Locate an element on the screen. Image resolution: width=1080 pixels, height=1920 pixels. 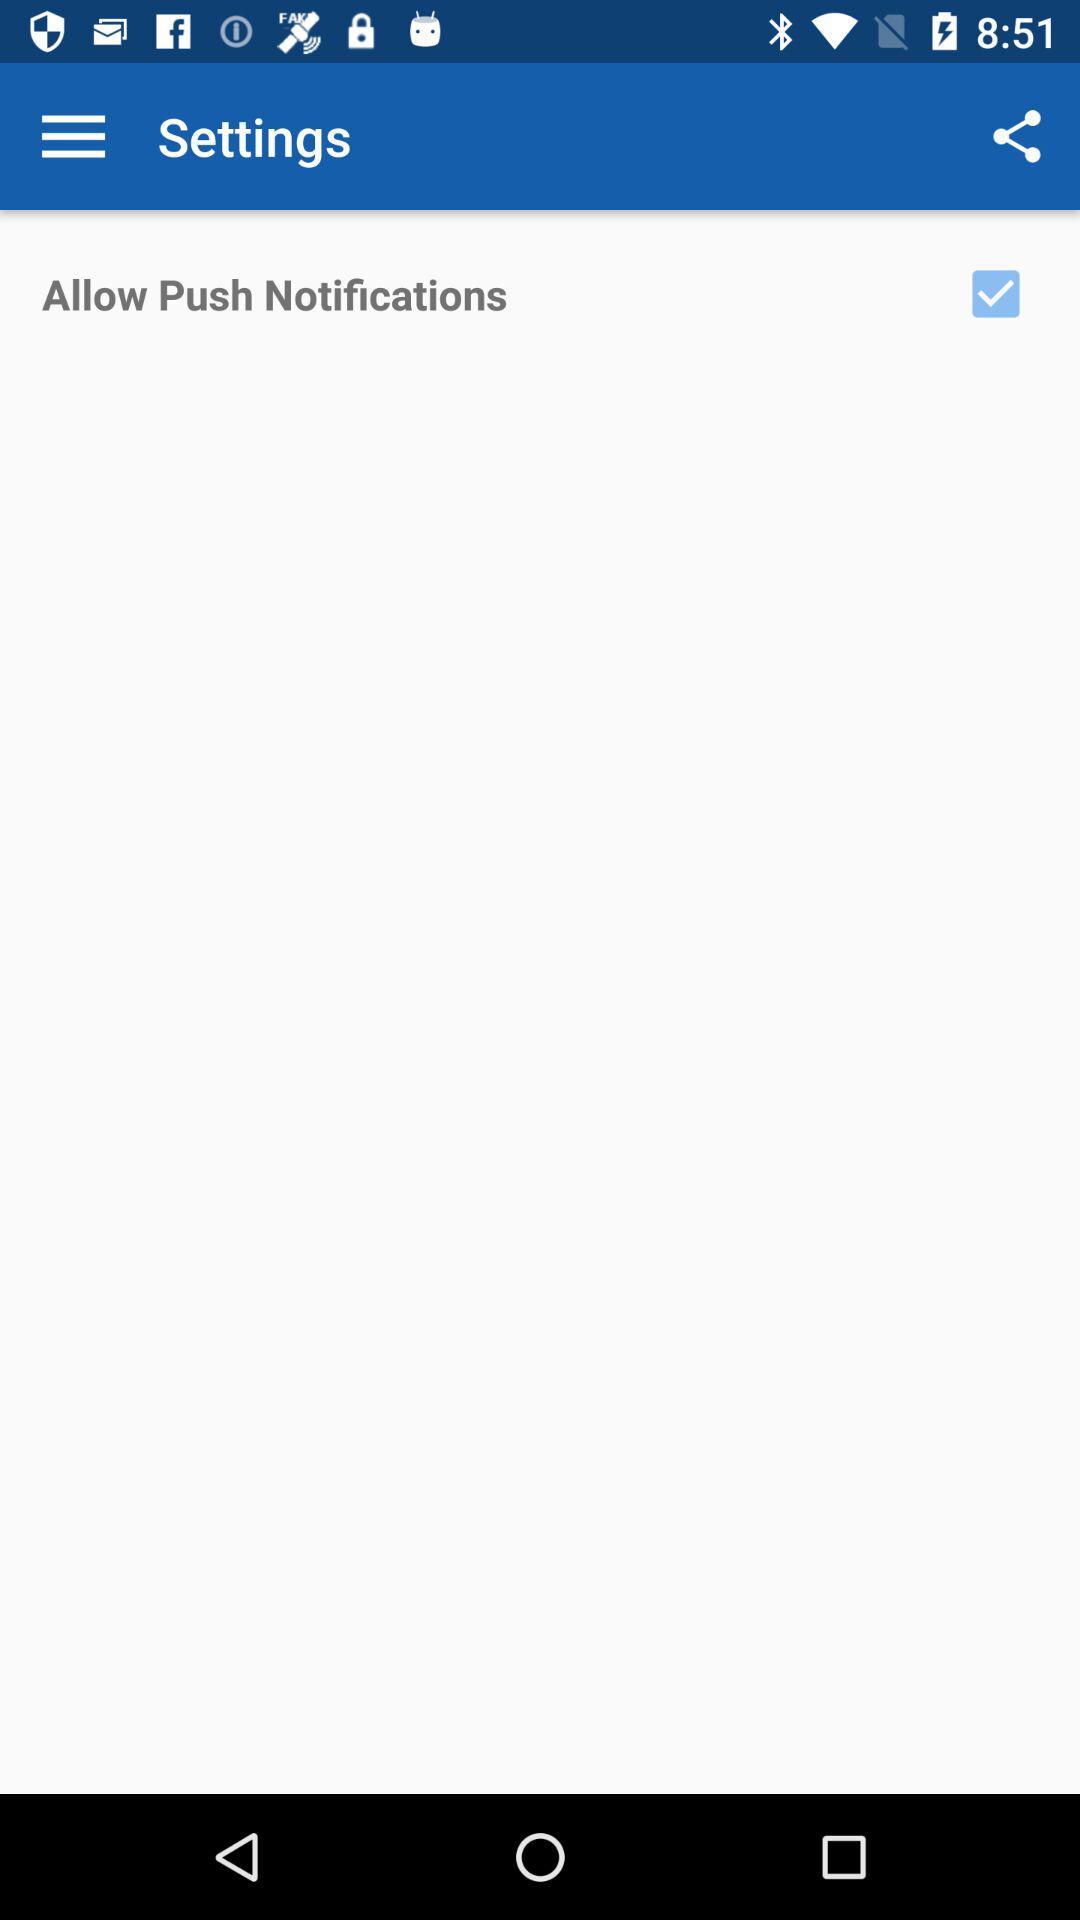
app next to settings is located at coordinates (1017, 135).